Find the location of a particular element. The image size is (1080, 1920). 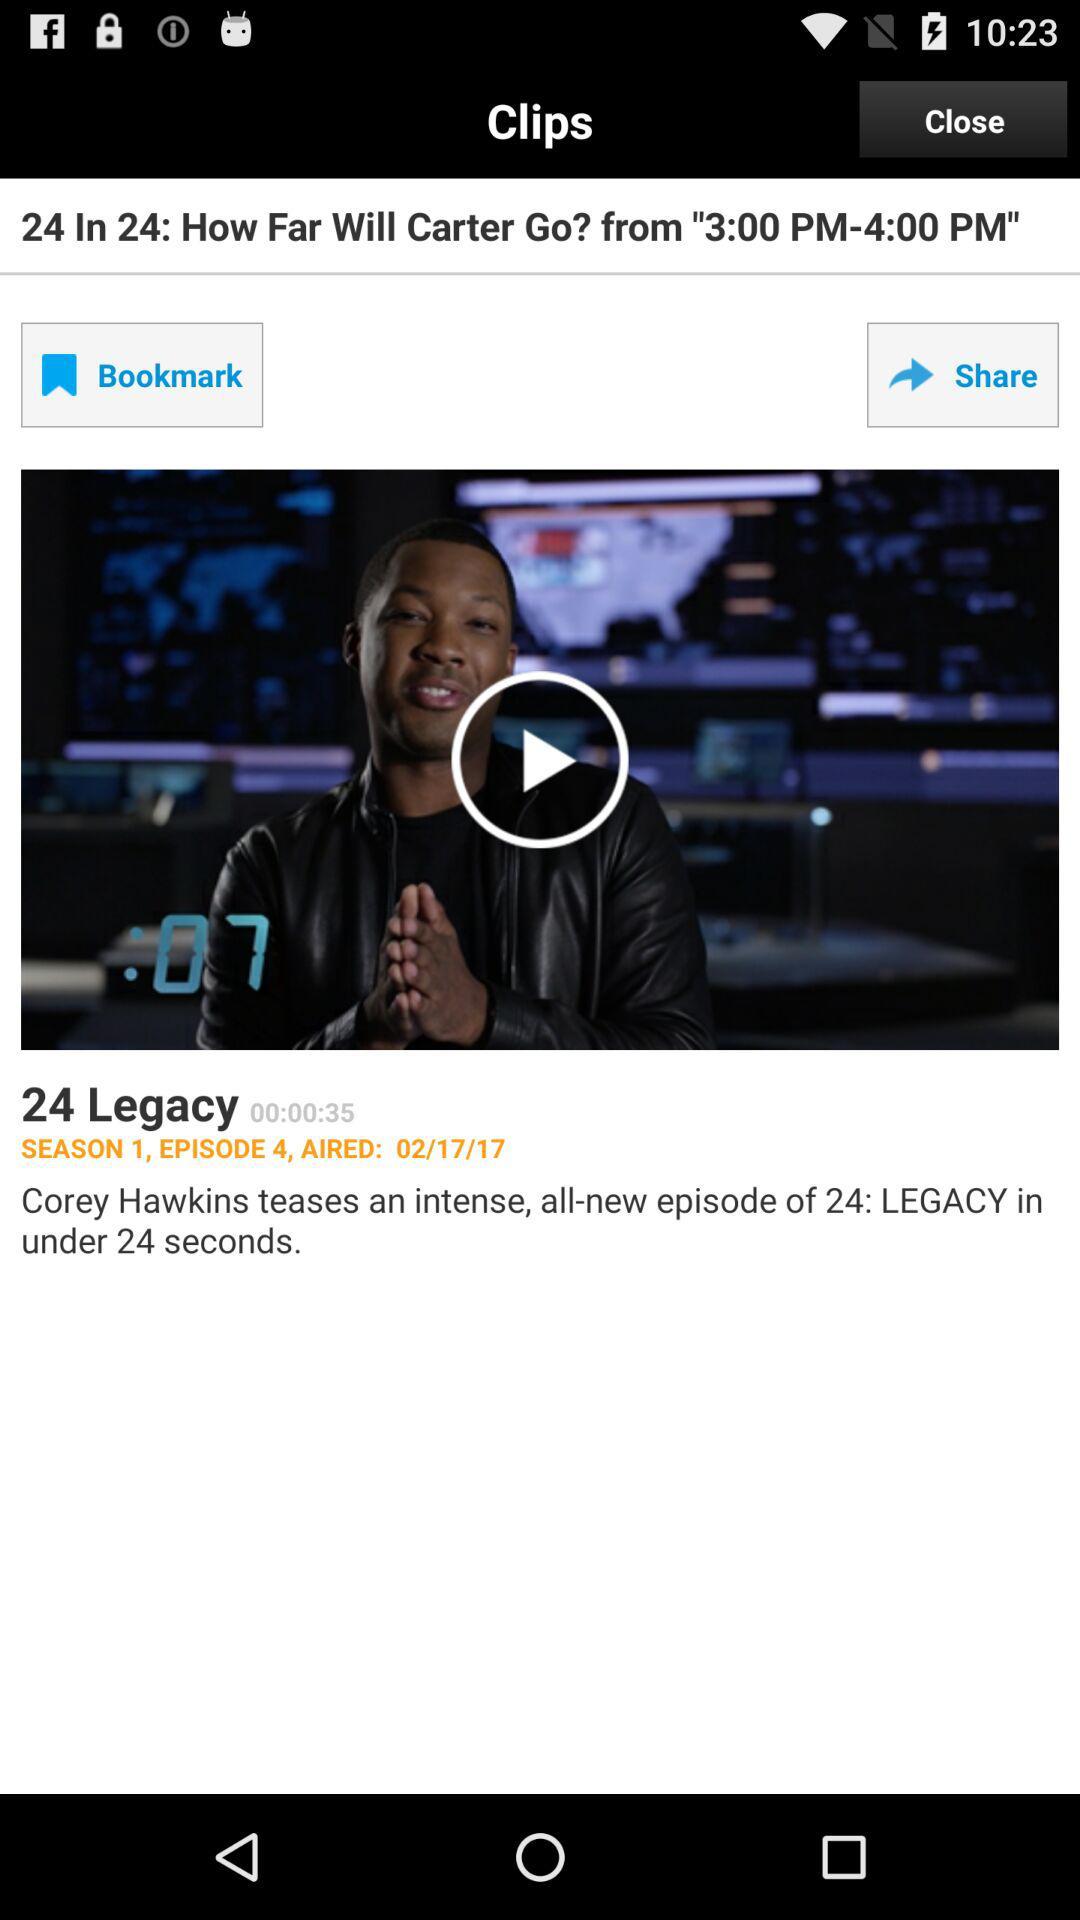

icon to the right of bookmark checkbox is located at coordinates (962, 374).